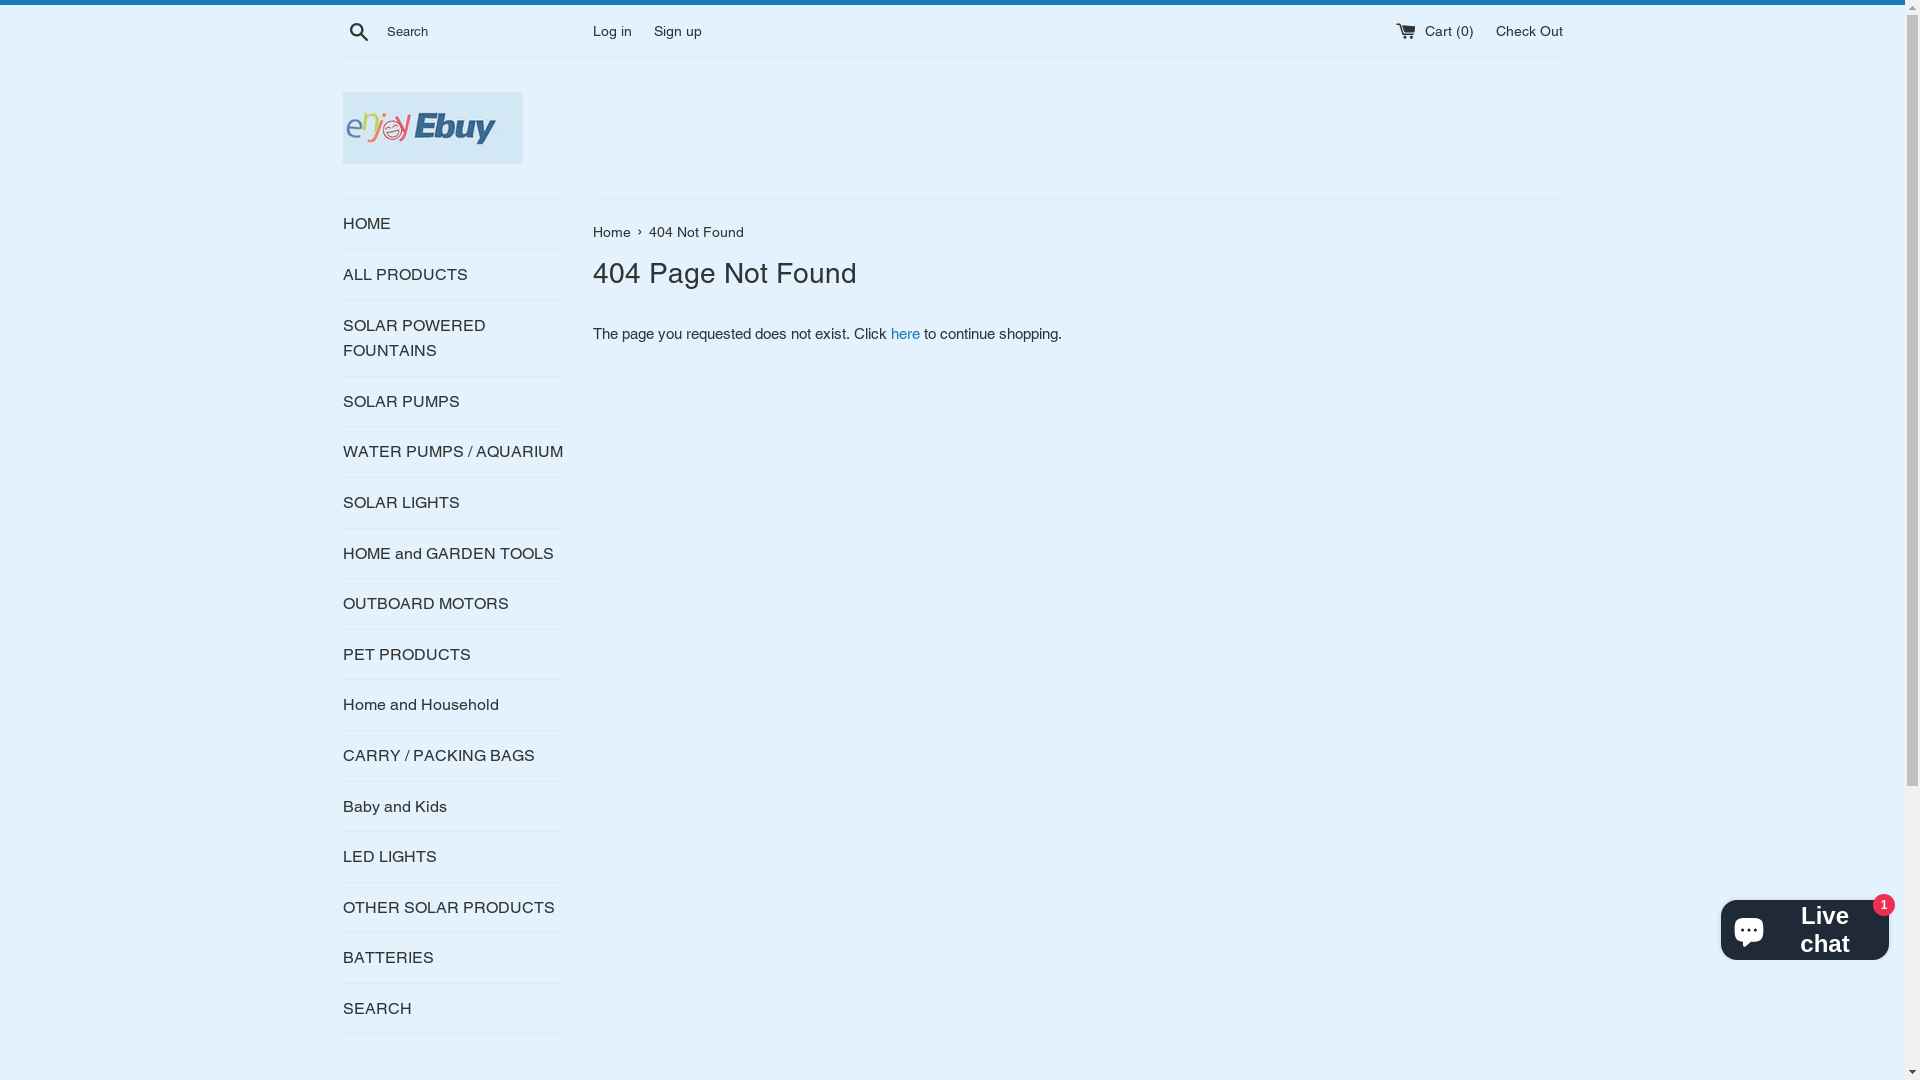 This screenshot has width=1920, height=1080. I want to click on 'SEARCH', so click(450, 1009).